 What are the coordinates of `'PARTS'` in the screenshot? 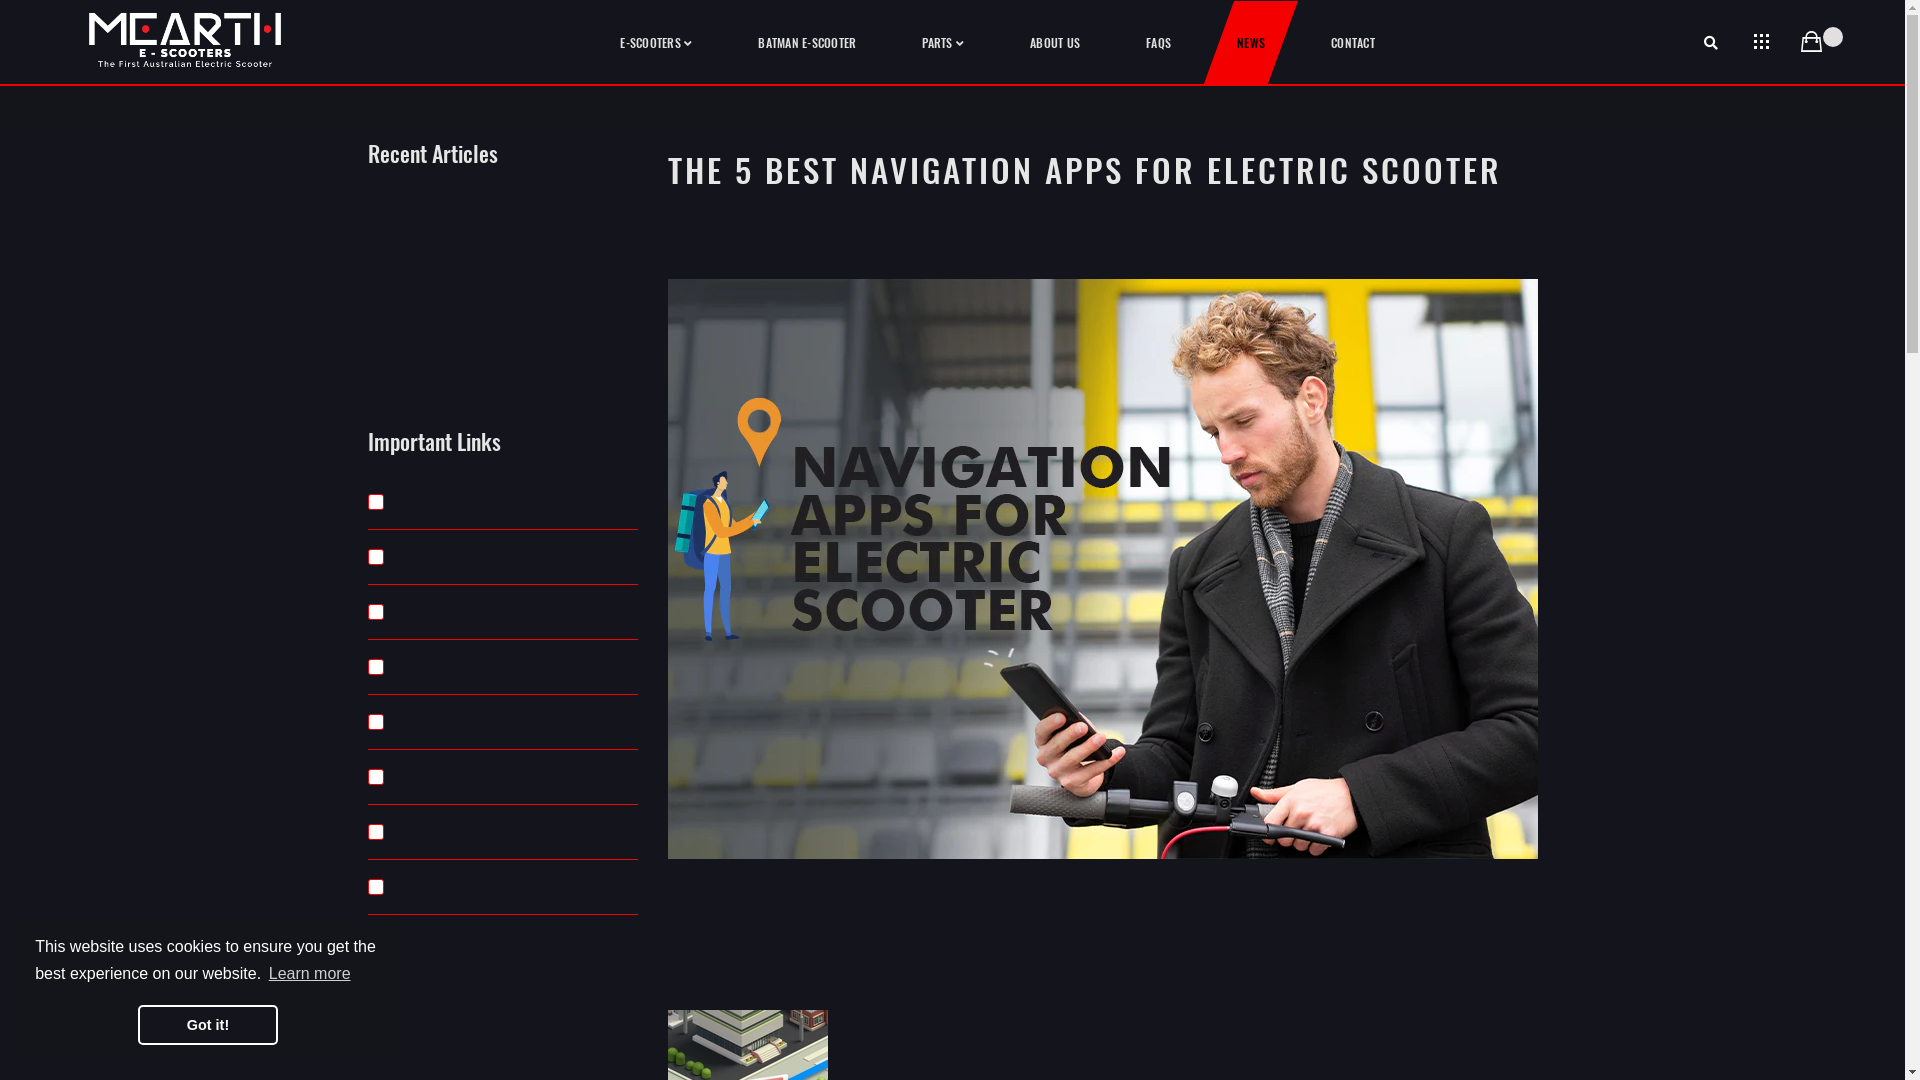 It's located at (941, 42).